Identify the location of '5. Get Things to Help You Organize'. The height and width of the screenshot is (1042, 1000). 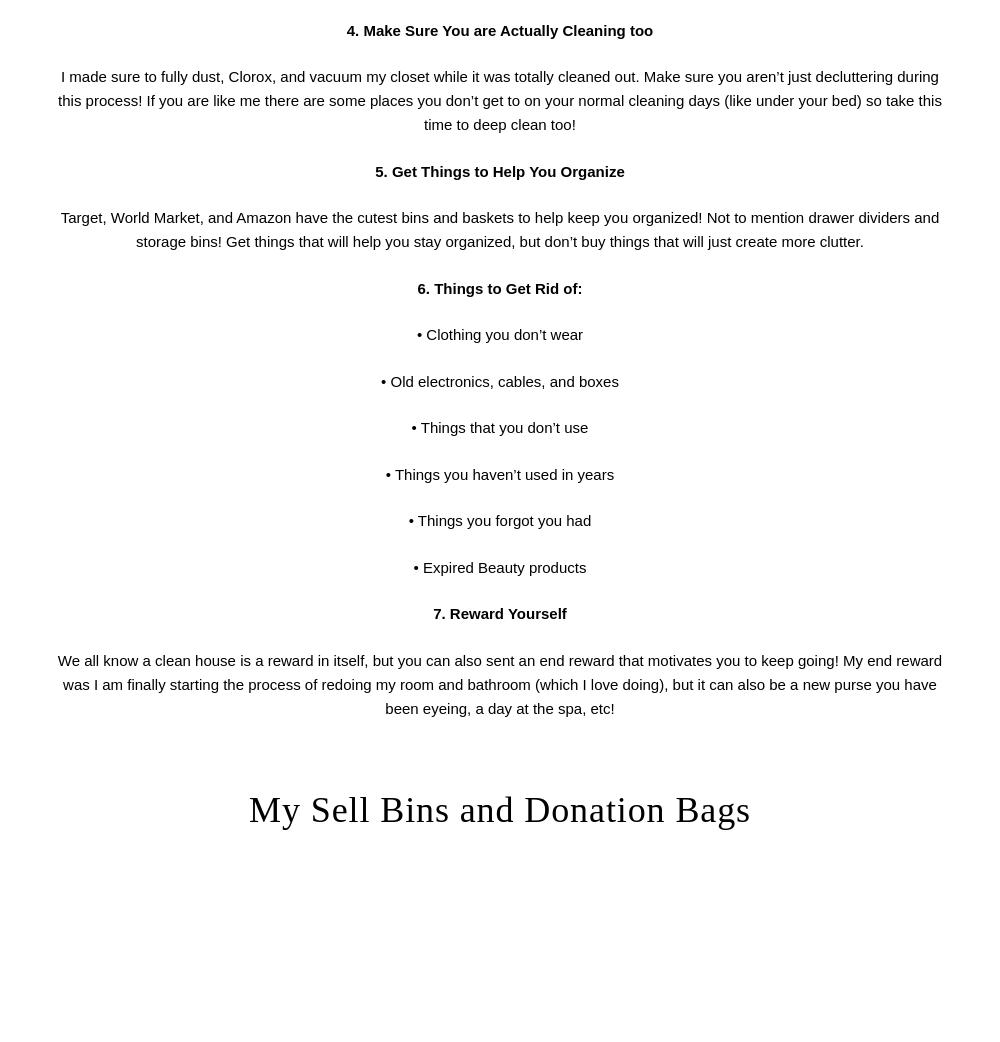
(498, 170).